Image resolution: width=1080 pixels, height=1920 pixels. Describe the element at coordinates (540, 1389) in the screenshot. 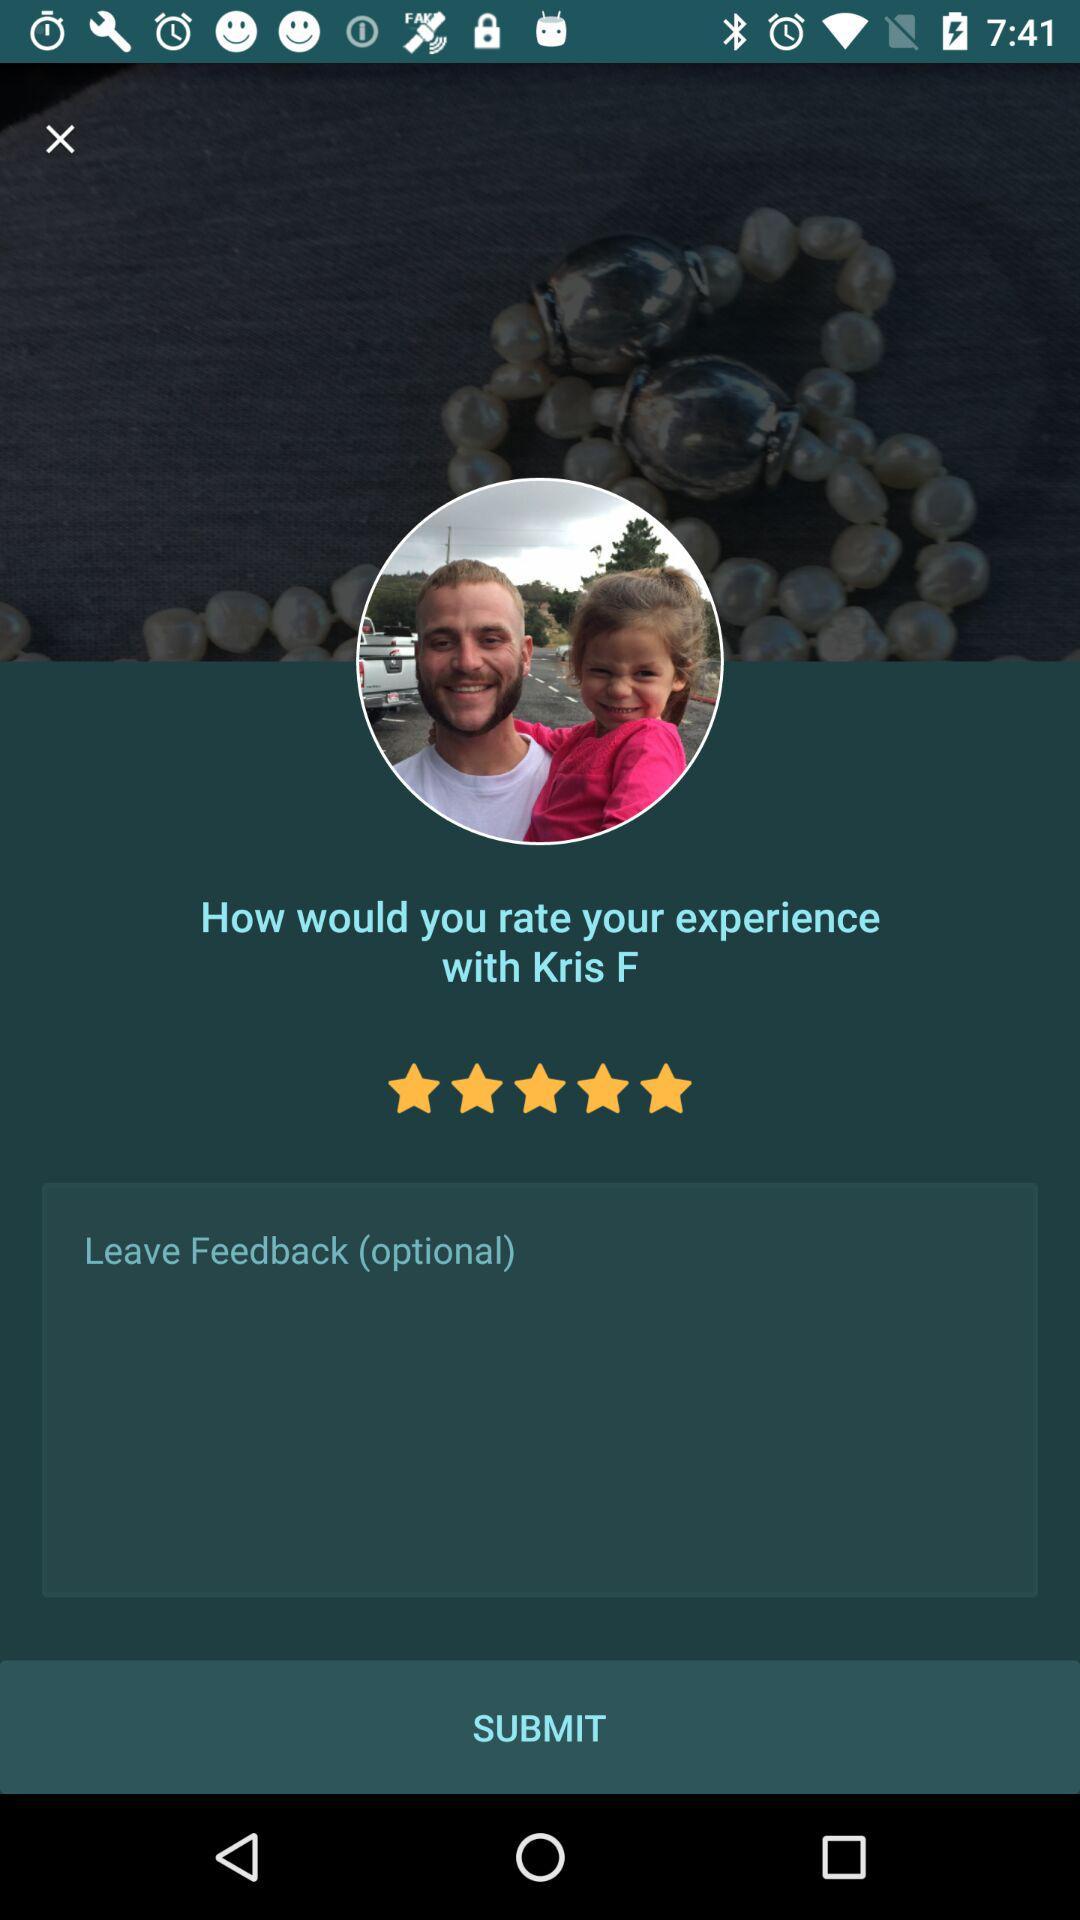

I see `feedback box` at that location.